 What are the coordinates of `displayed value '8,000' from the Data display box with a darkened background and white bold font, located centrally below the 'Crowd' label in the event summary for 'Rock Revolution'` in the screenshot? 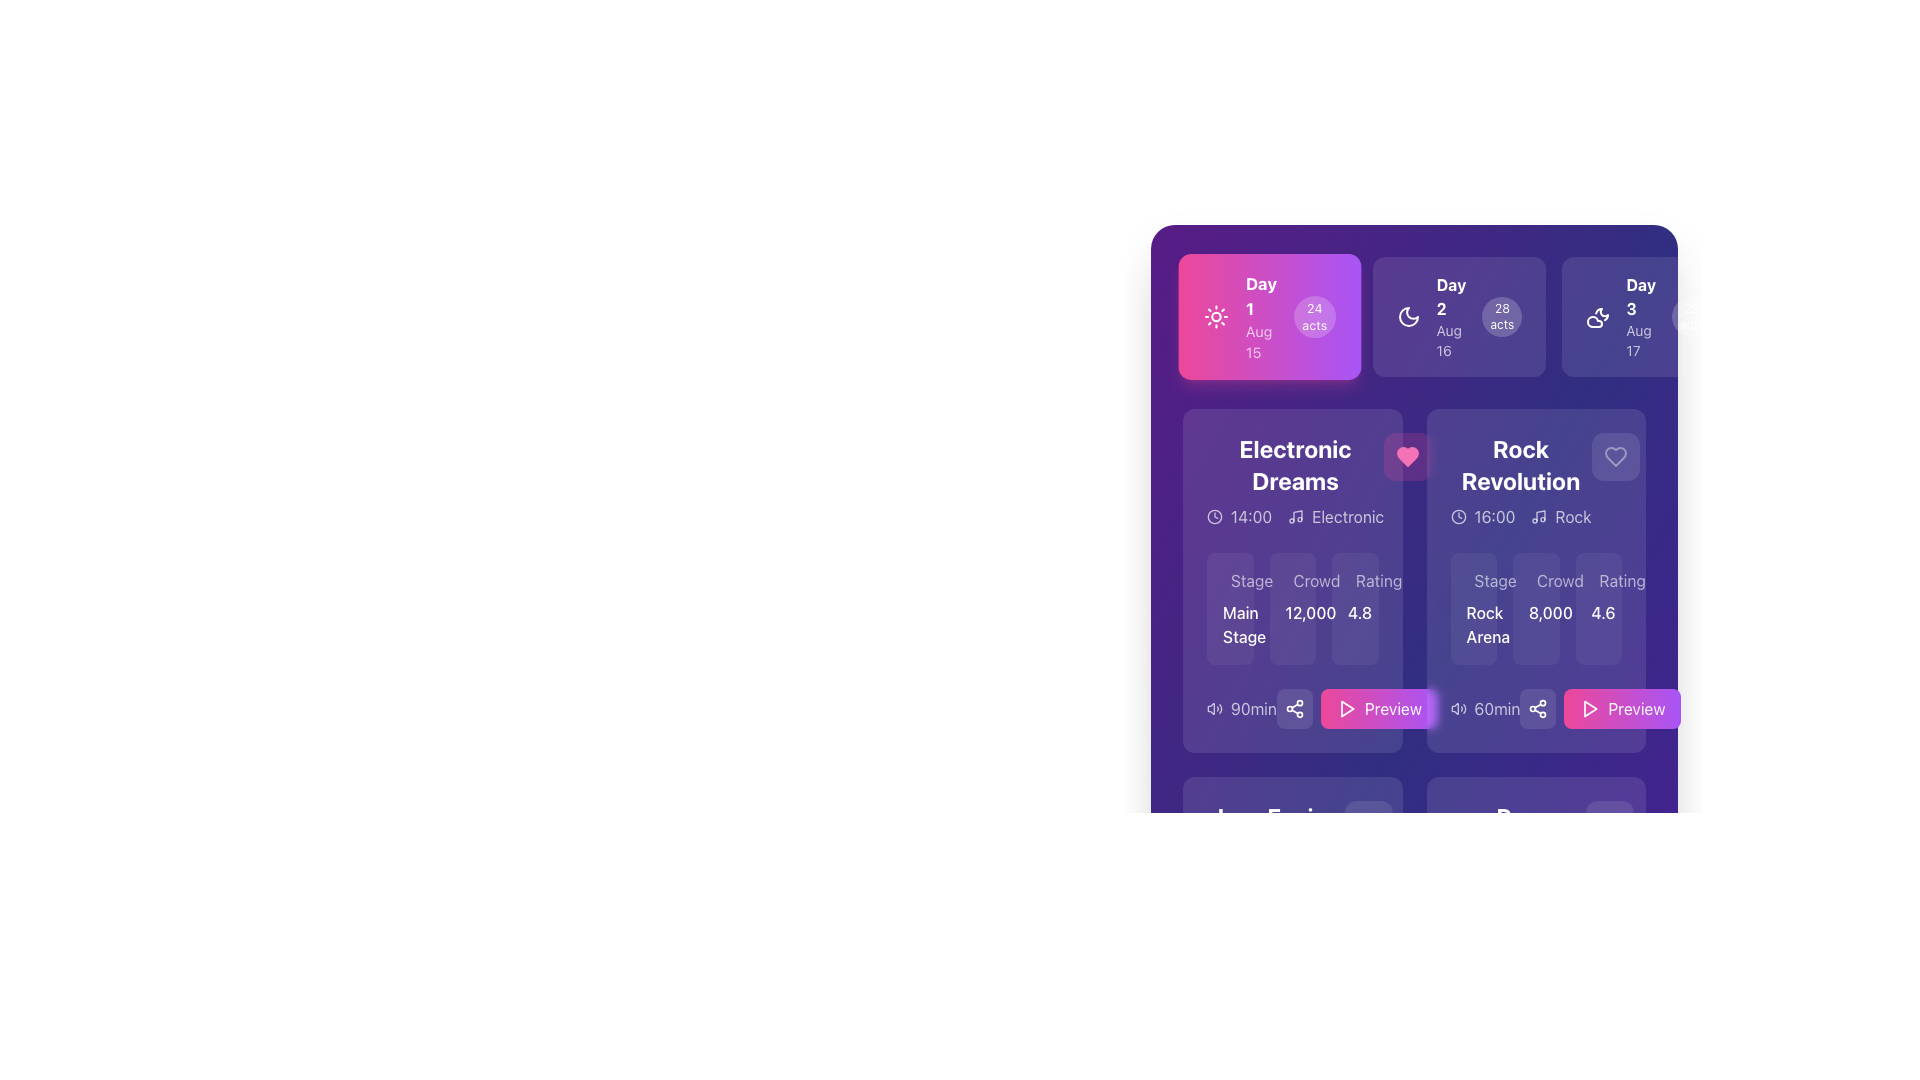 It's located at (1535, 608).